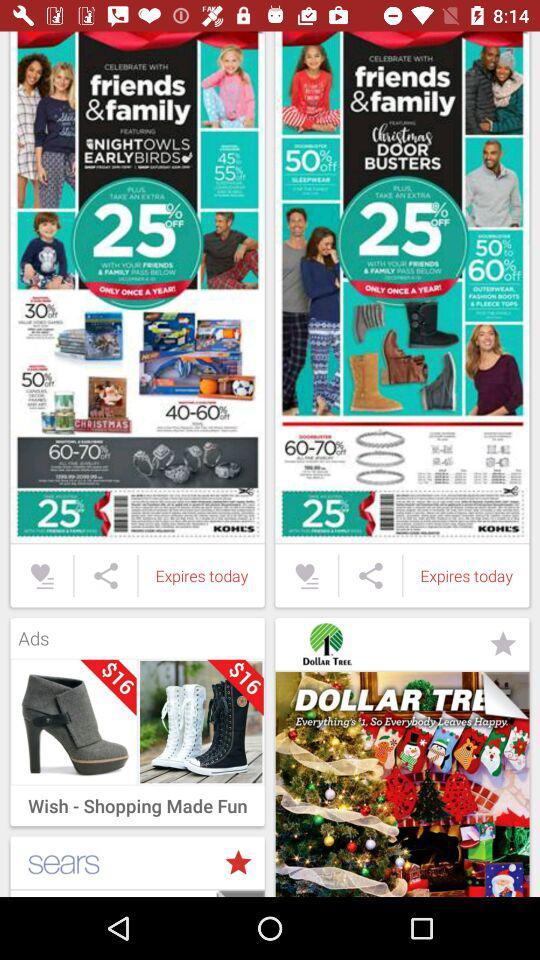  Describe the element at coordinates (136, 801) in the screenshot. I see `the wish shopping made icon` at that location.